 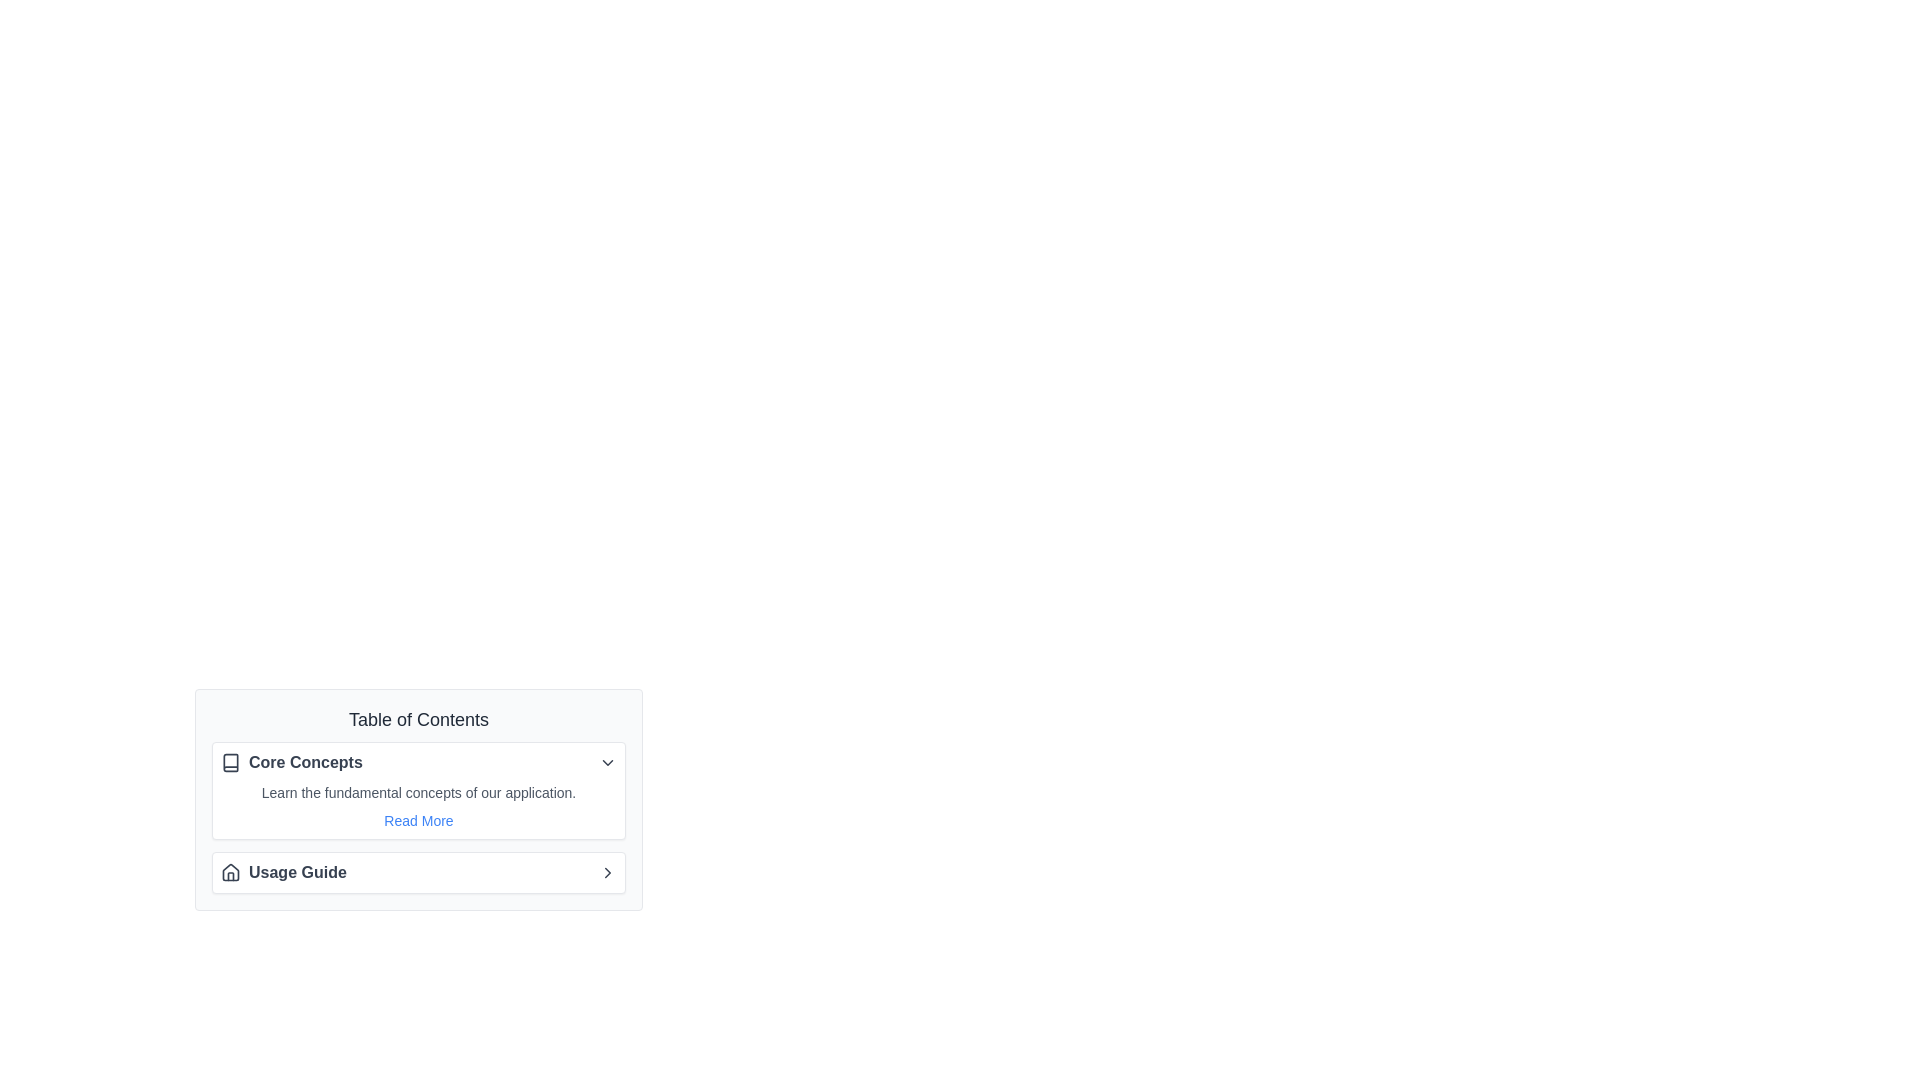 What do you see at coordinates (304, 763) in the screenshot?
I see `the 'Core Concepts' text label located in the 'Table of Contents' panel, which serves as the title for the section providing information on fundamental aspects of the application` at bounding box center [304, 763].